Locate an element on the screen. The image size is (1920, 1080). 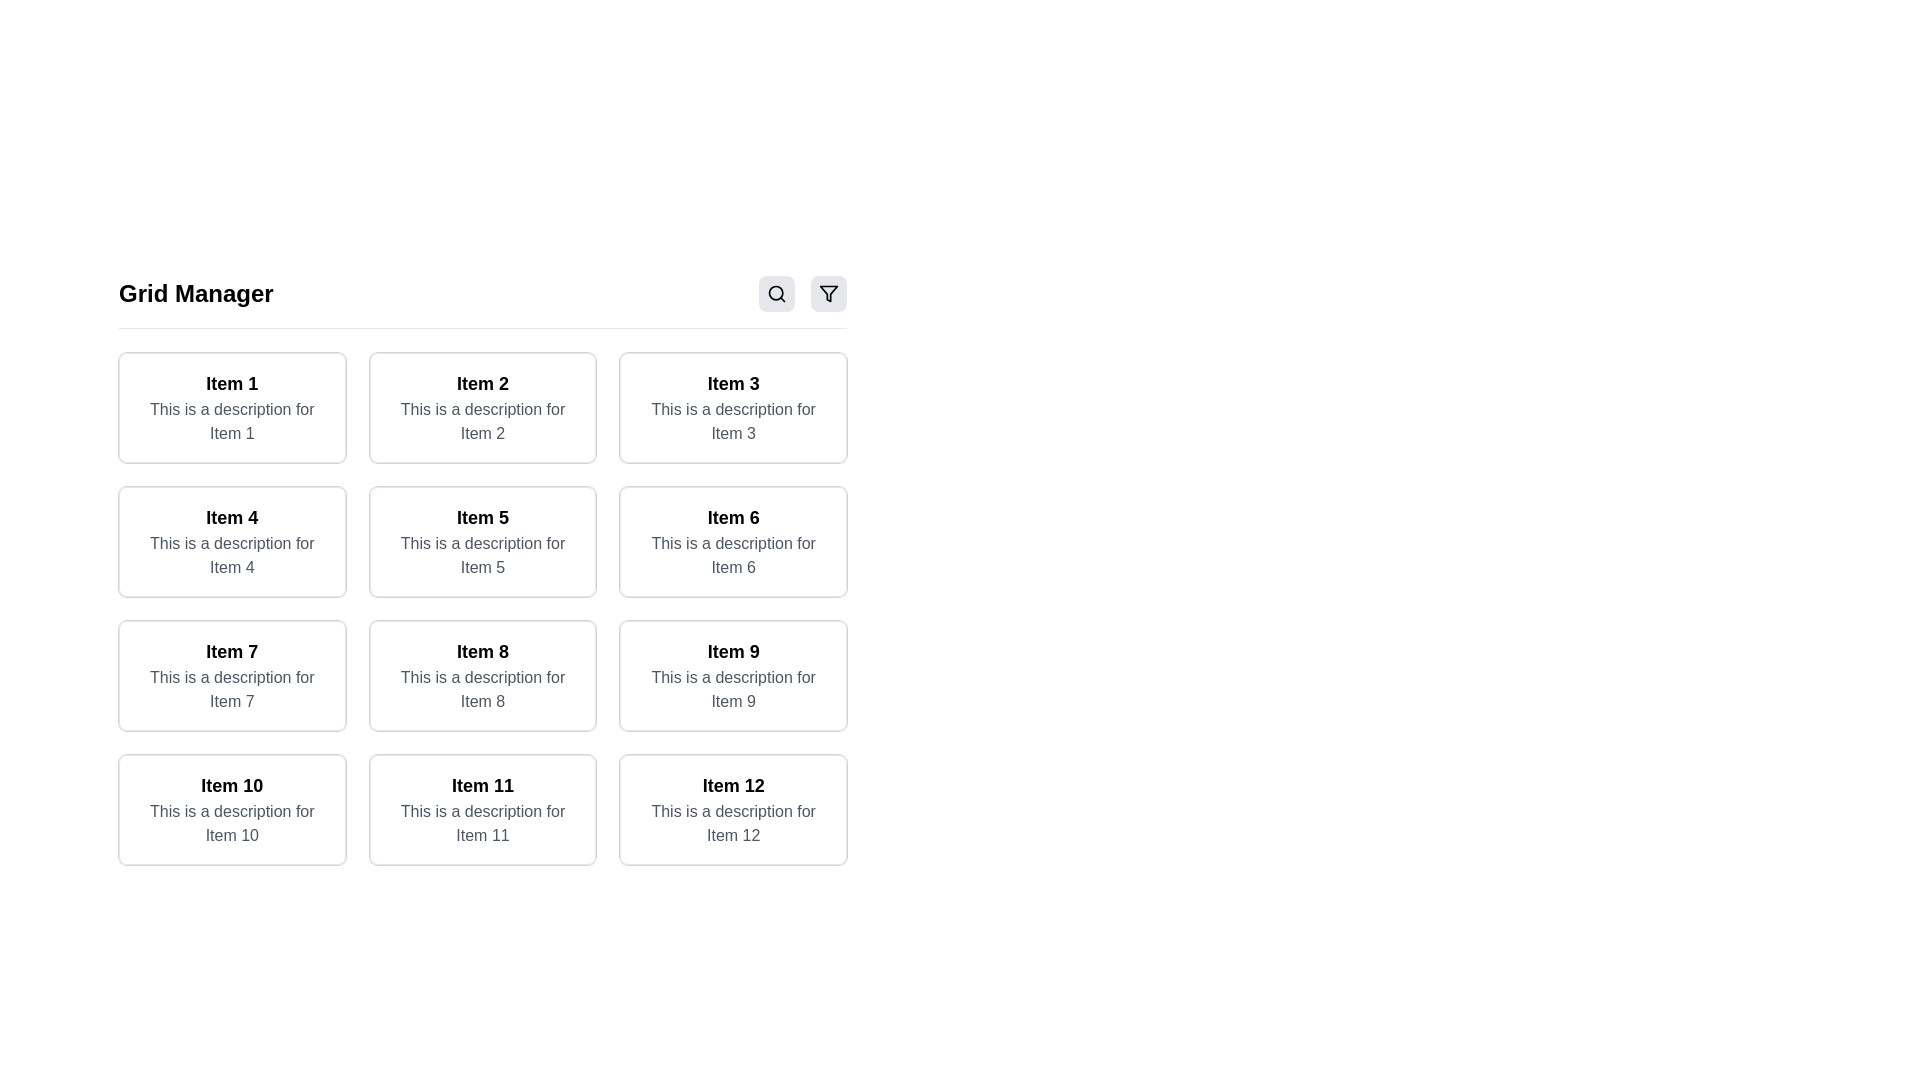
text content of the bold label displaying 'Item 12', which is located in the bottom right cell of a 4x3 grid above the descriptive text is located at coordinates (732, 785).